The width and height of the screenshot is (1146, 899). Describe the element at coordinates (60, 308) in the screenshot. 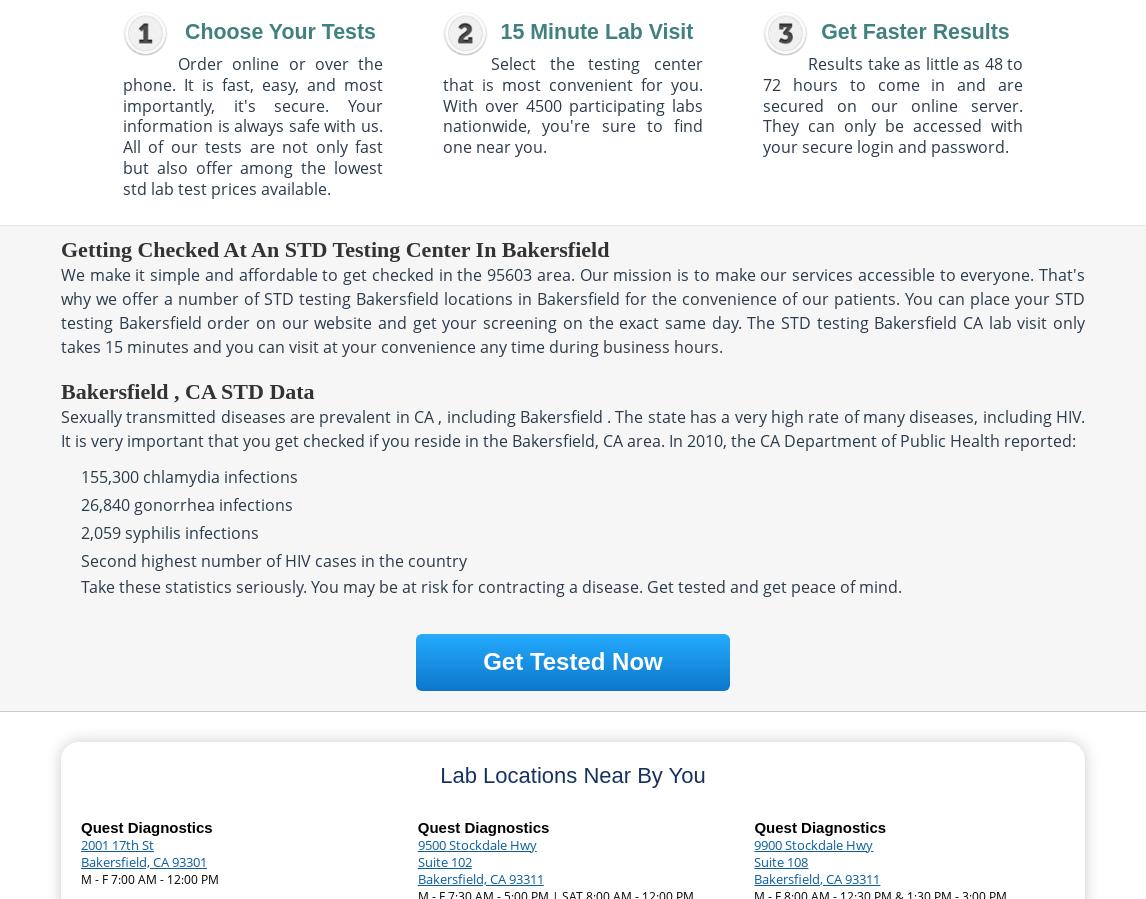

I see `'We make it simple and affordable to get checked in the 95603 area. Our mission is to make our services accessible to everyone. That's why we offer a number of STD testing  Bakersfield locations in   Bakersfield  for the convenience of our patients. You can place your STD testing  Bakersfield order on our website and get your screening on the exact same day. The STD testing  Bakersfield CA lab visit only takes 15 minutes and you can visit at your convenience any time during business hours.'` at that location.